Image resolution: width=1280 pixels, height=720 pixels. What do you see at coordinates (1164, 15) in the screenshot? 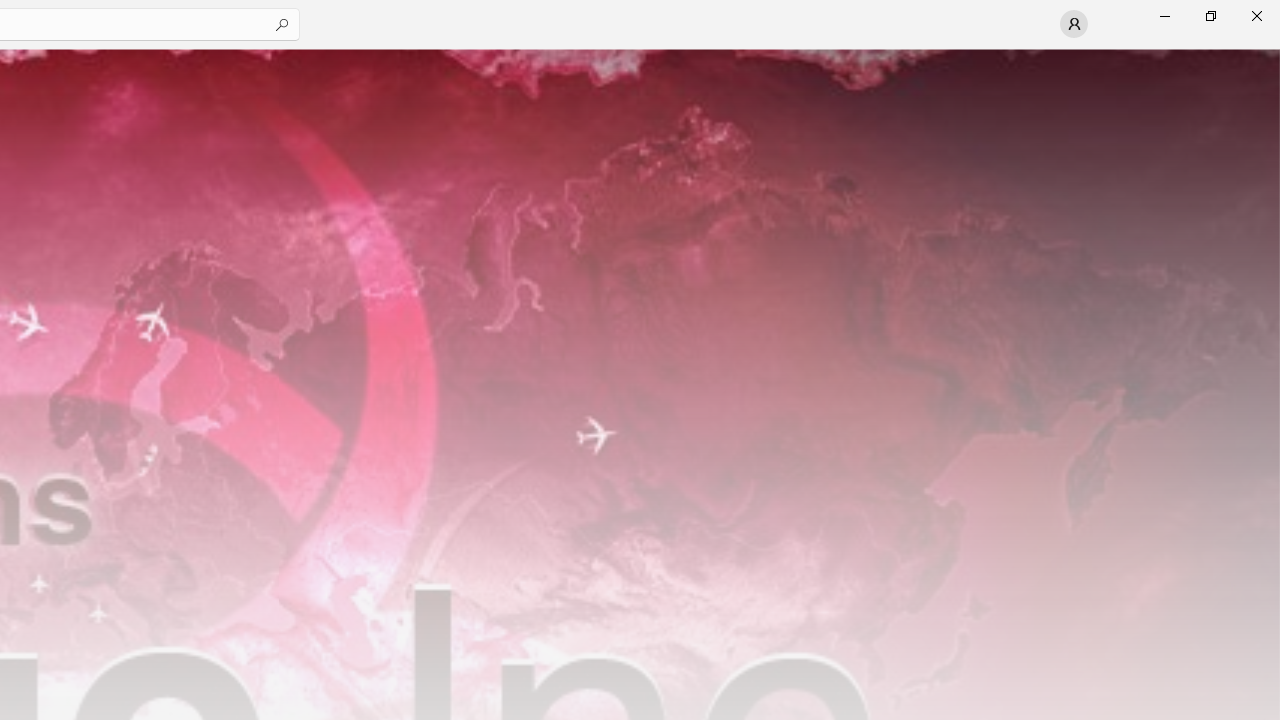
I see `'Minimize Microsoft Store'` at bounding box center [1164, 15].